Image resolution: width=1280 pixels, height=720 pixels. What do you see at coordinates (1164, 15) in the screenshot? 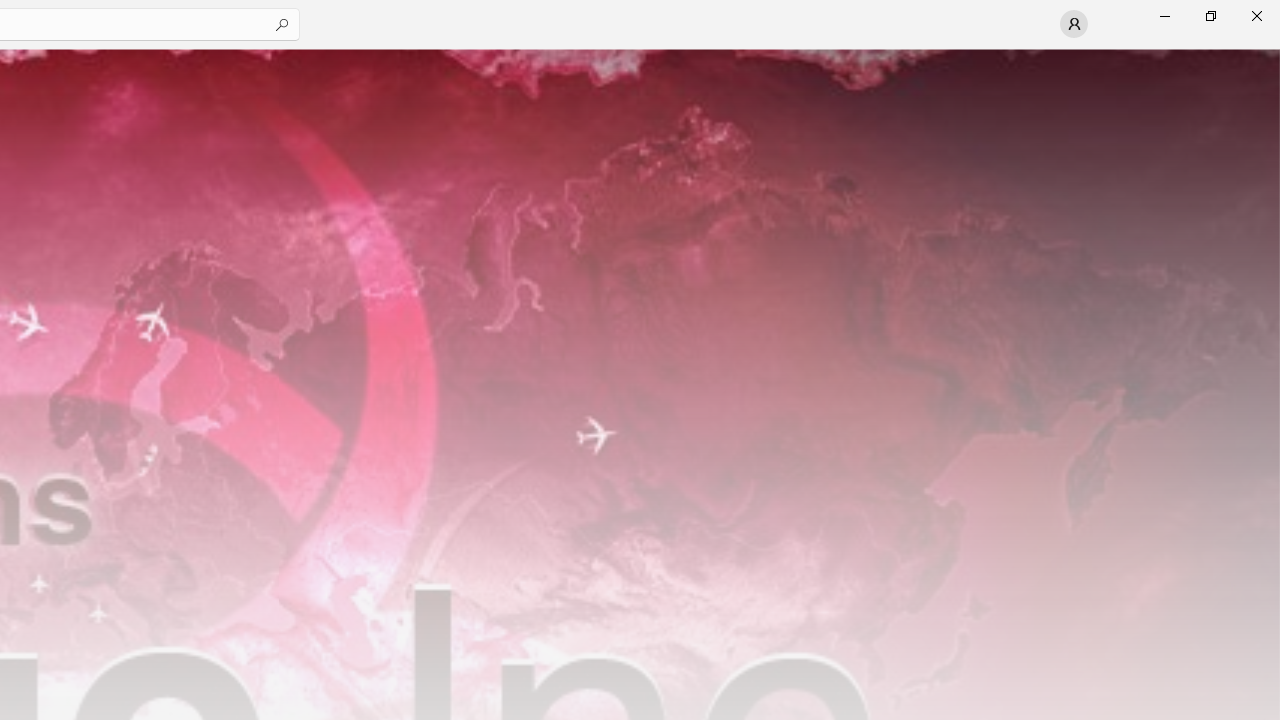
I see `'Minimize Microsoft Store'` at bounding box center [1164, 15].